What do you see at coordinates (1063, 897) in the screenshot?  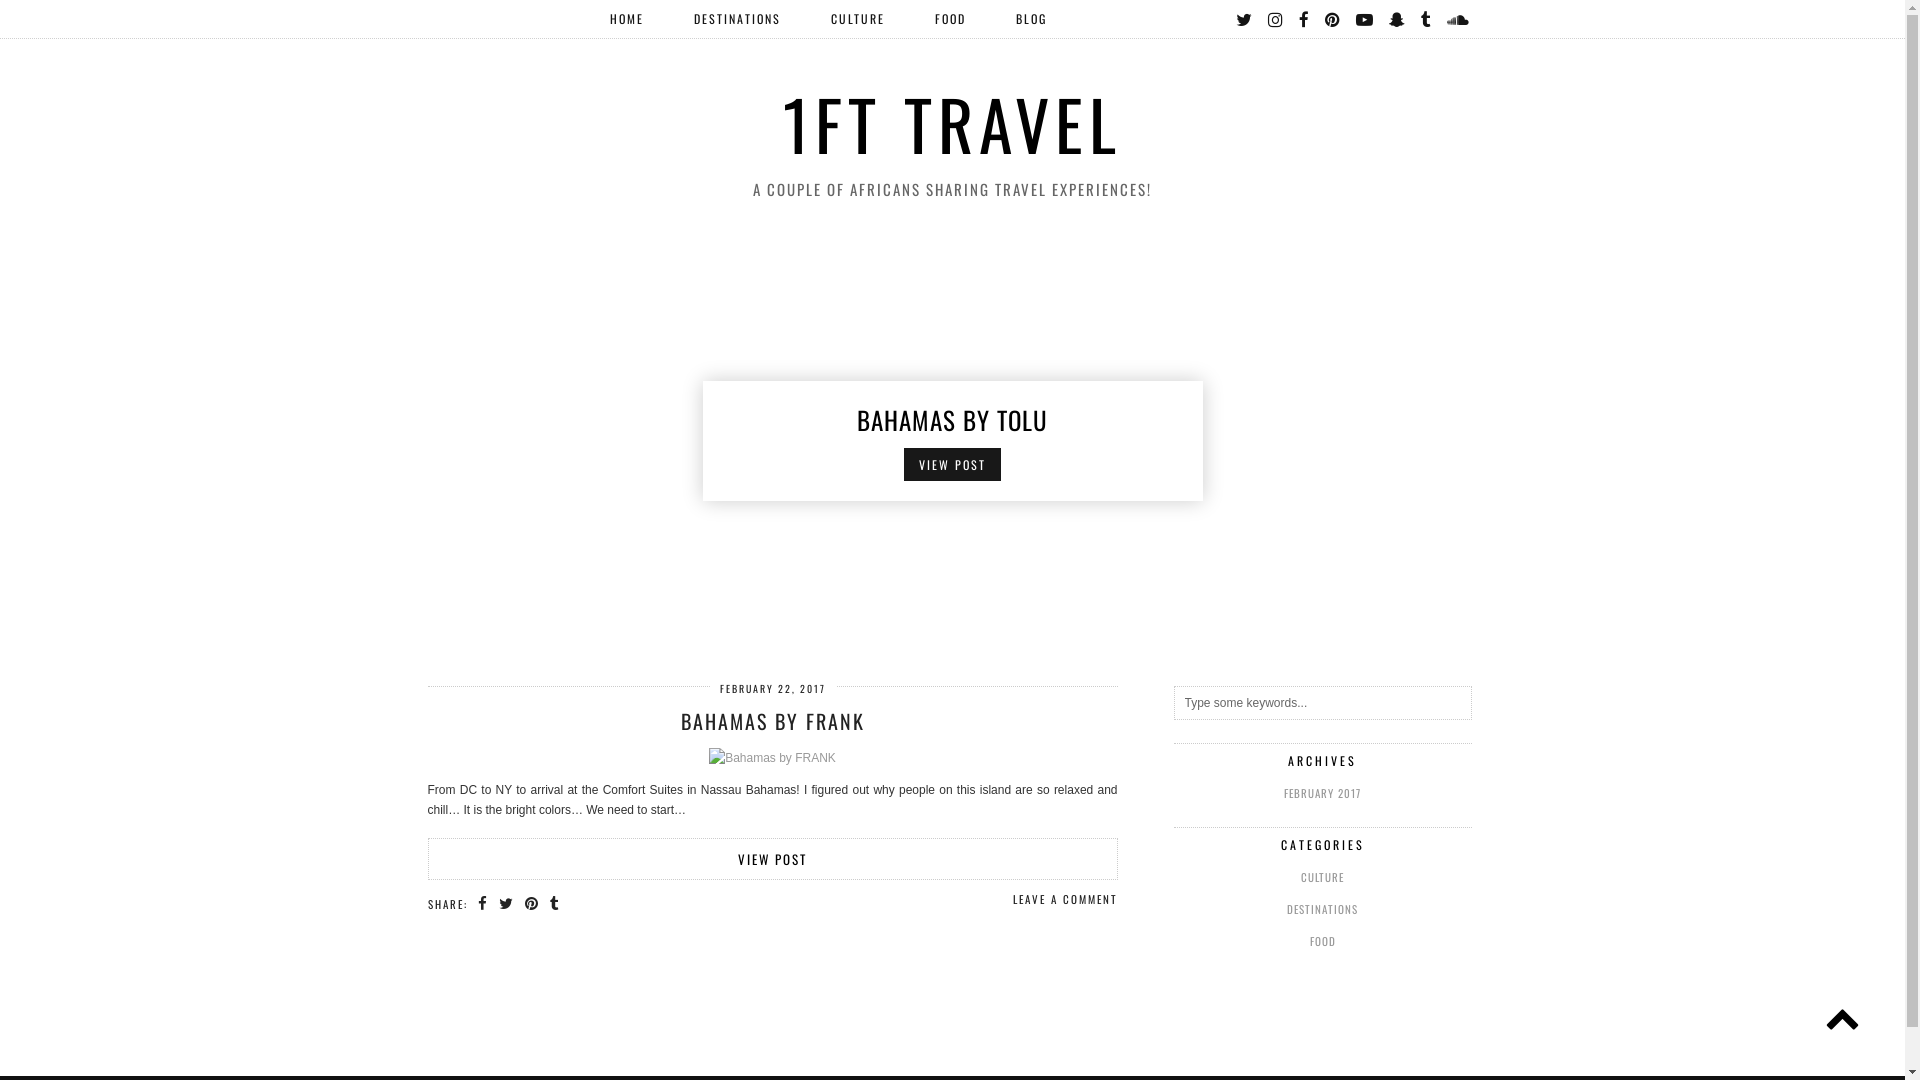 I see `'LEAVE A COMMENT'` at bounding box center [1063, 897].